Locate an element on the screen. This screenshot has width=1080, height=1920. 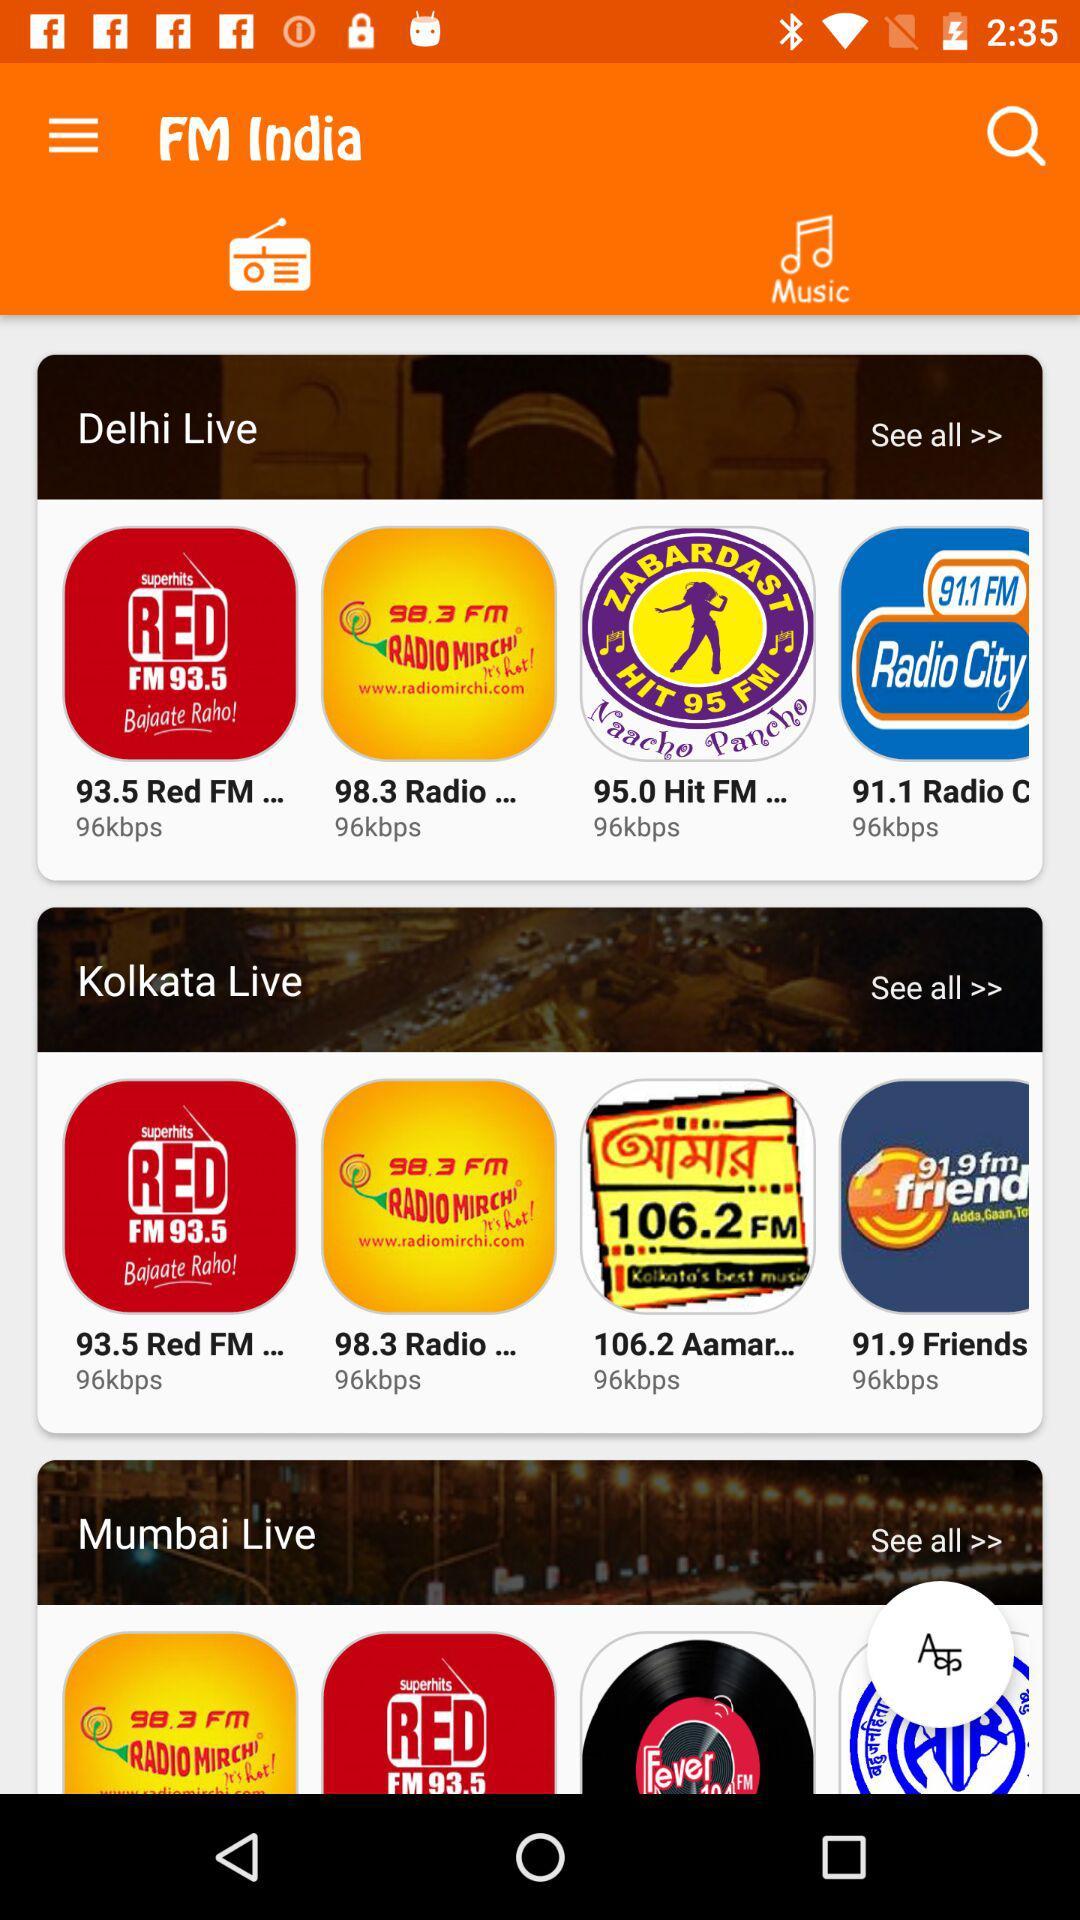
change the language is located at coordinates (940, 1654).